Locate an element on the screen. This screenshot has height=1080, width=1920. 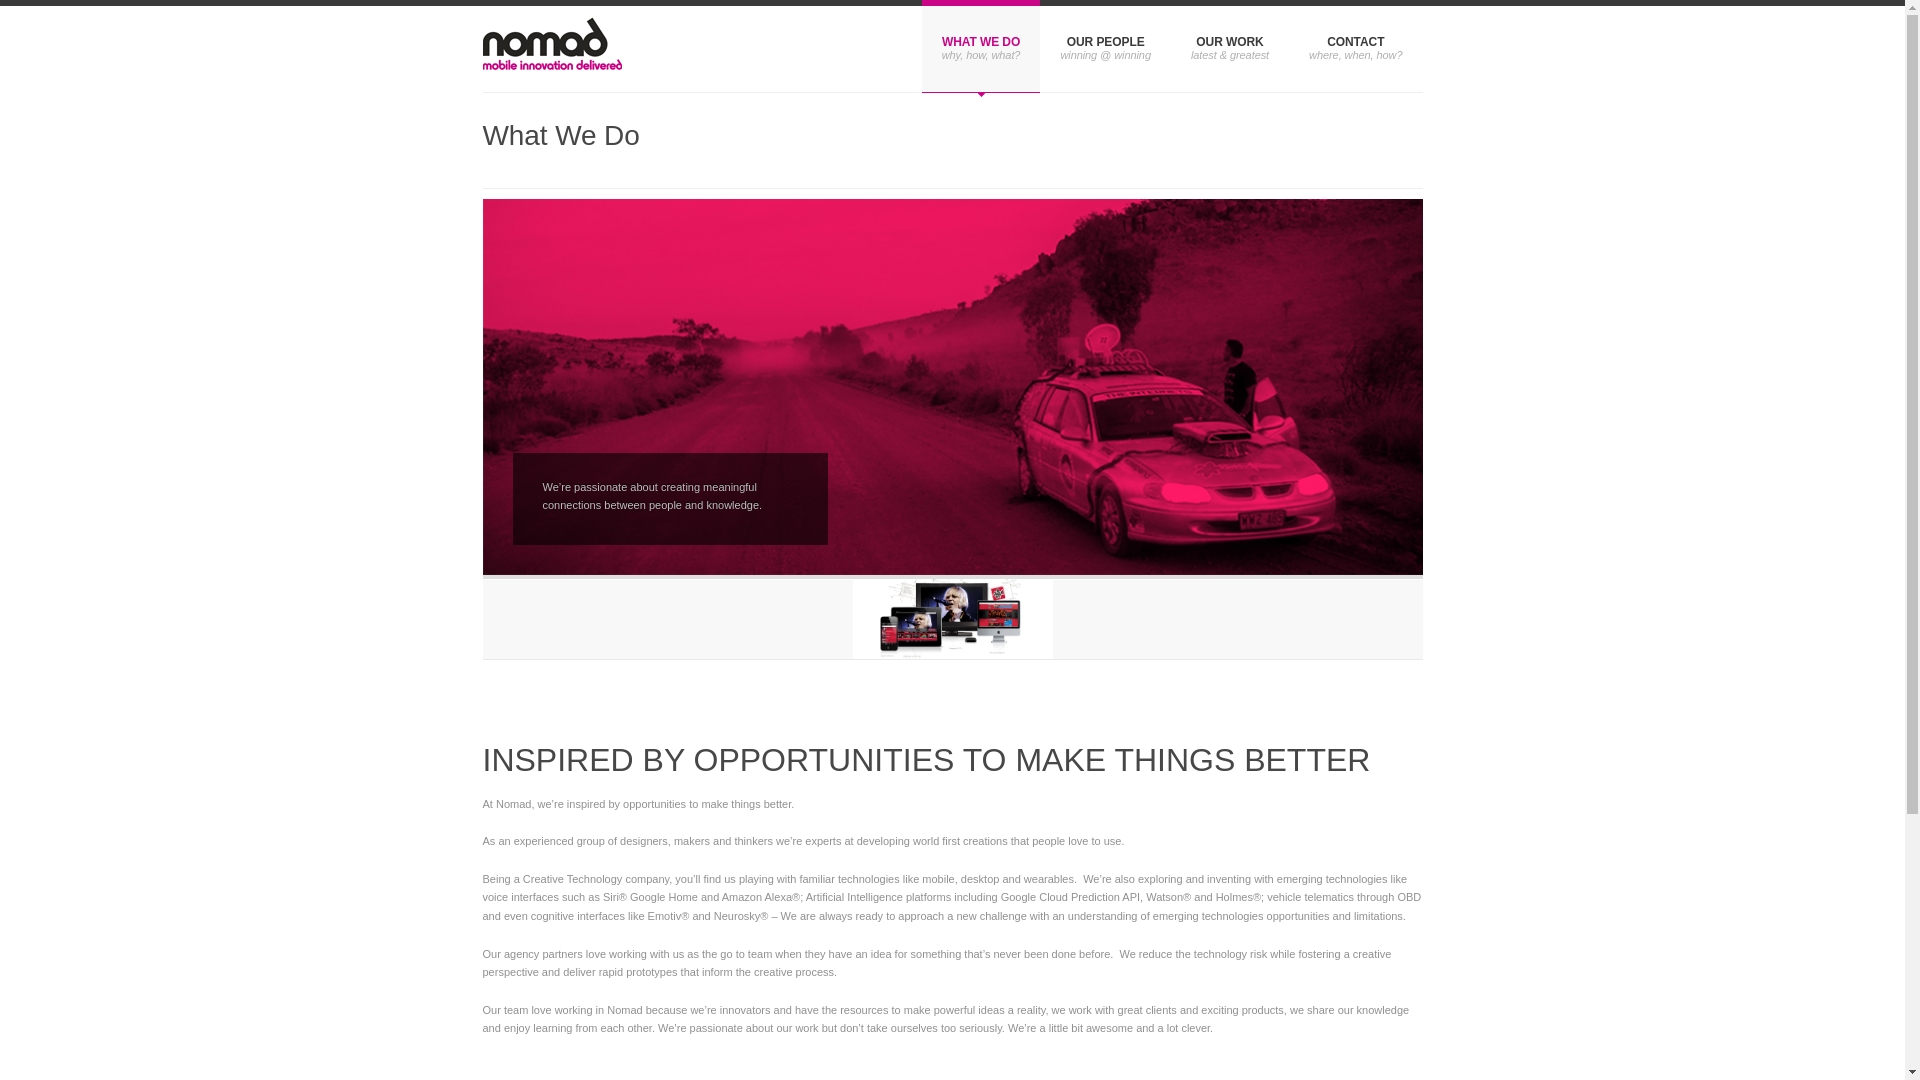
'Nomad Agency' is located at coordinates (551, 48).